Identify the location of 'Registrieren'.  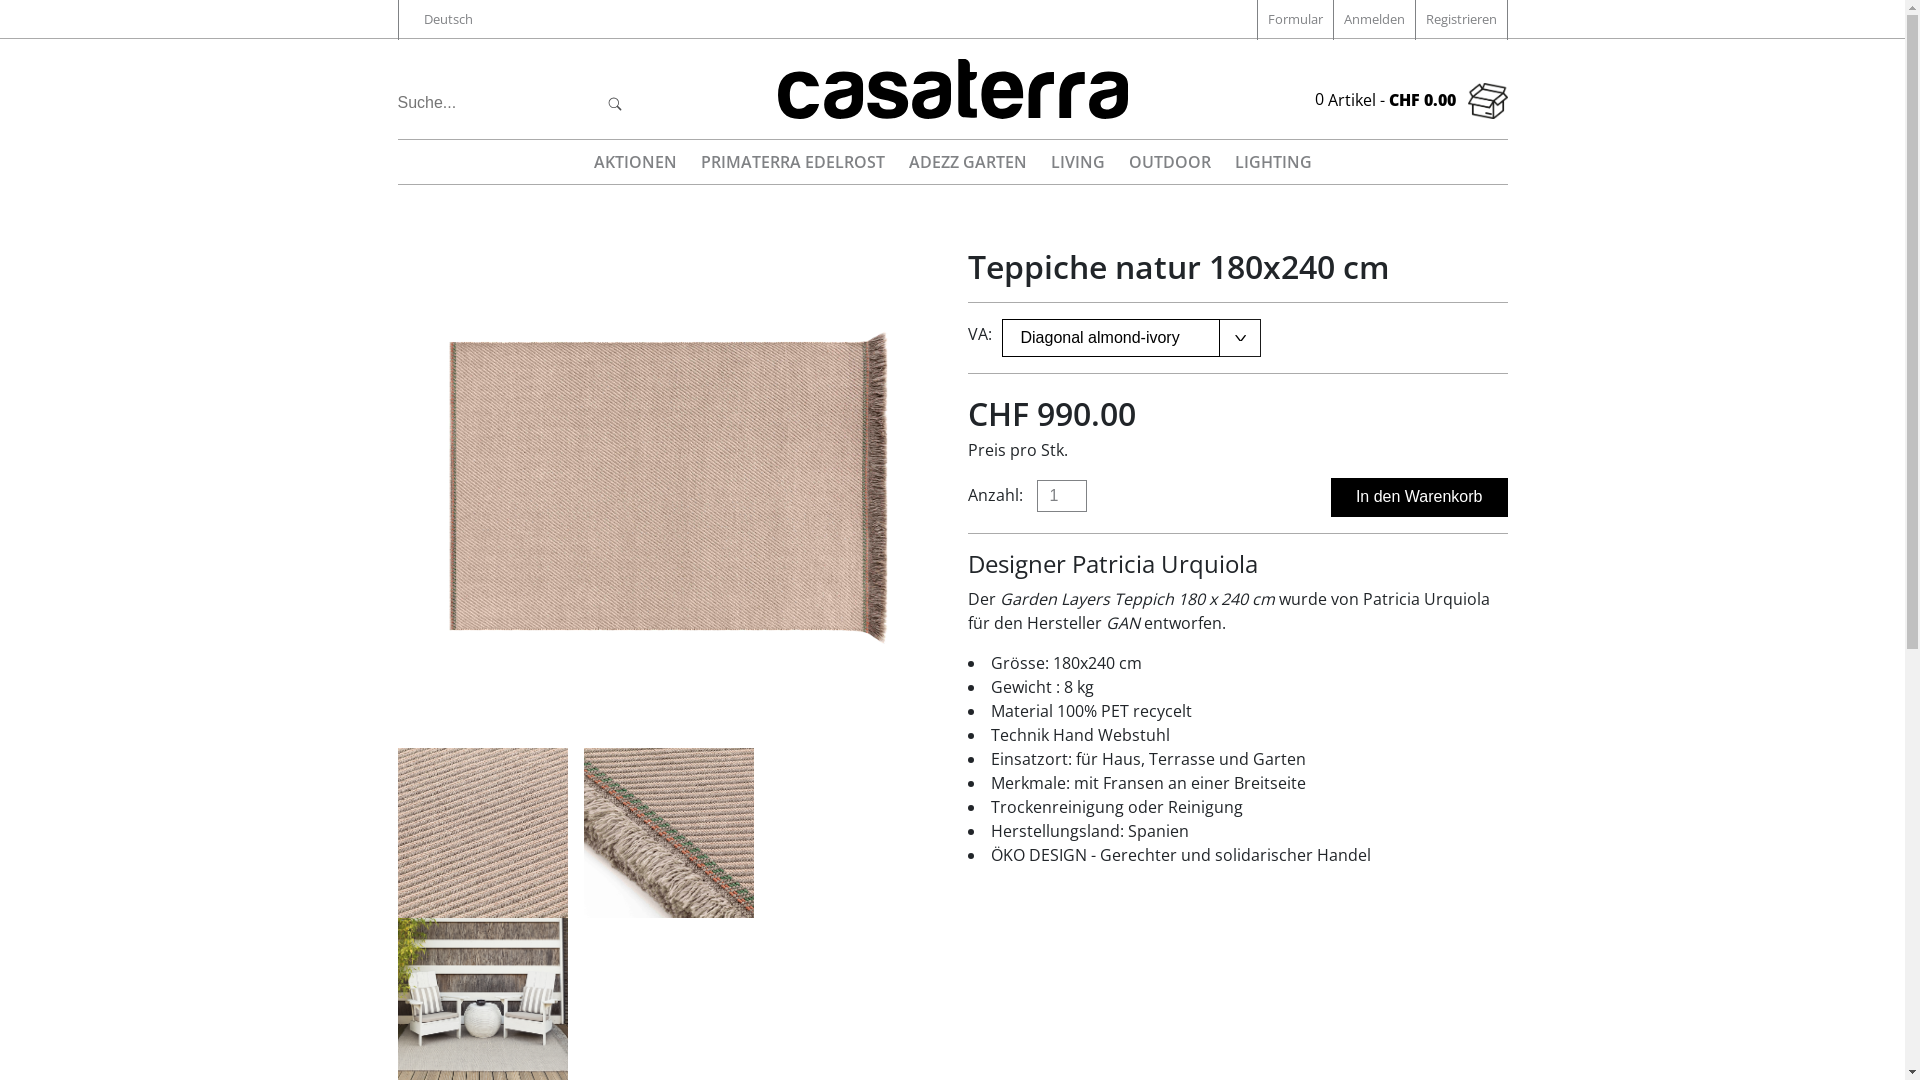
(1460, 19).